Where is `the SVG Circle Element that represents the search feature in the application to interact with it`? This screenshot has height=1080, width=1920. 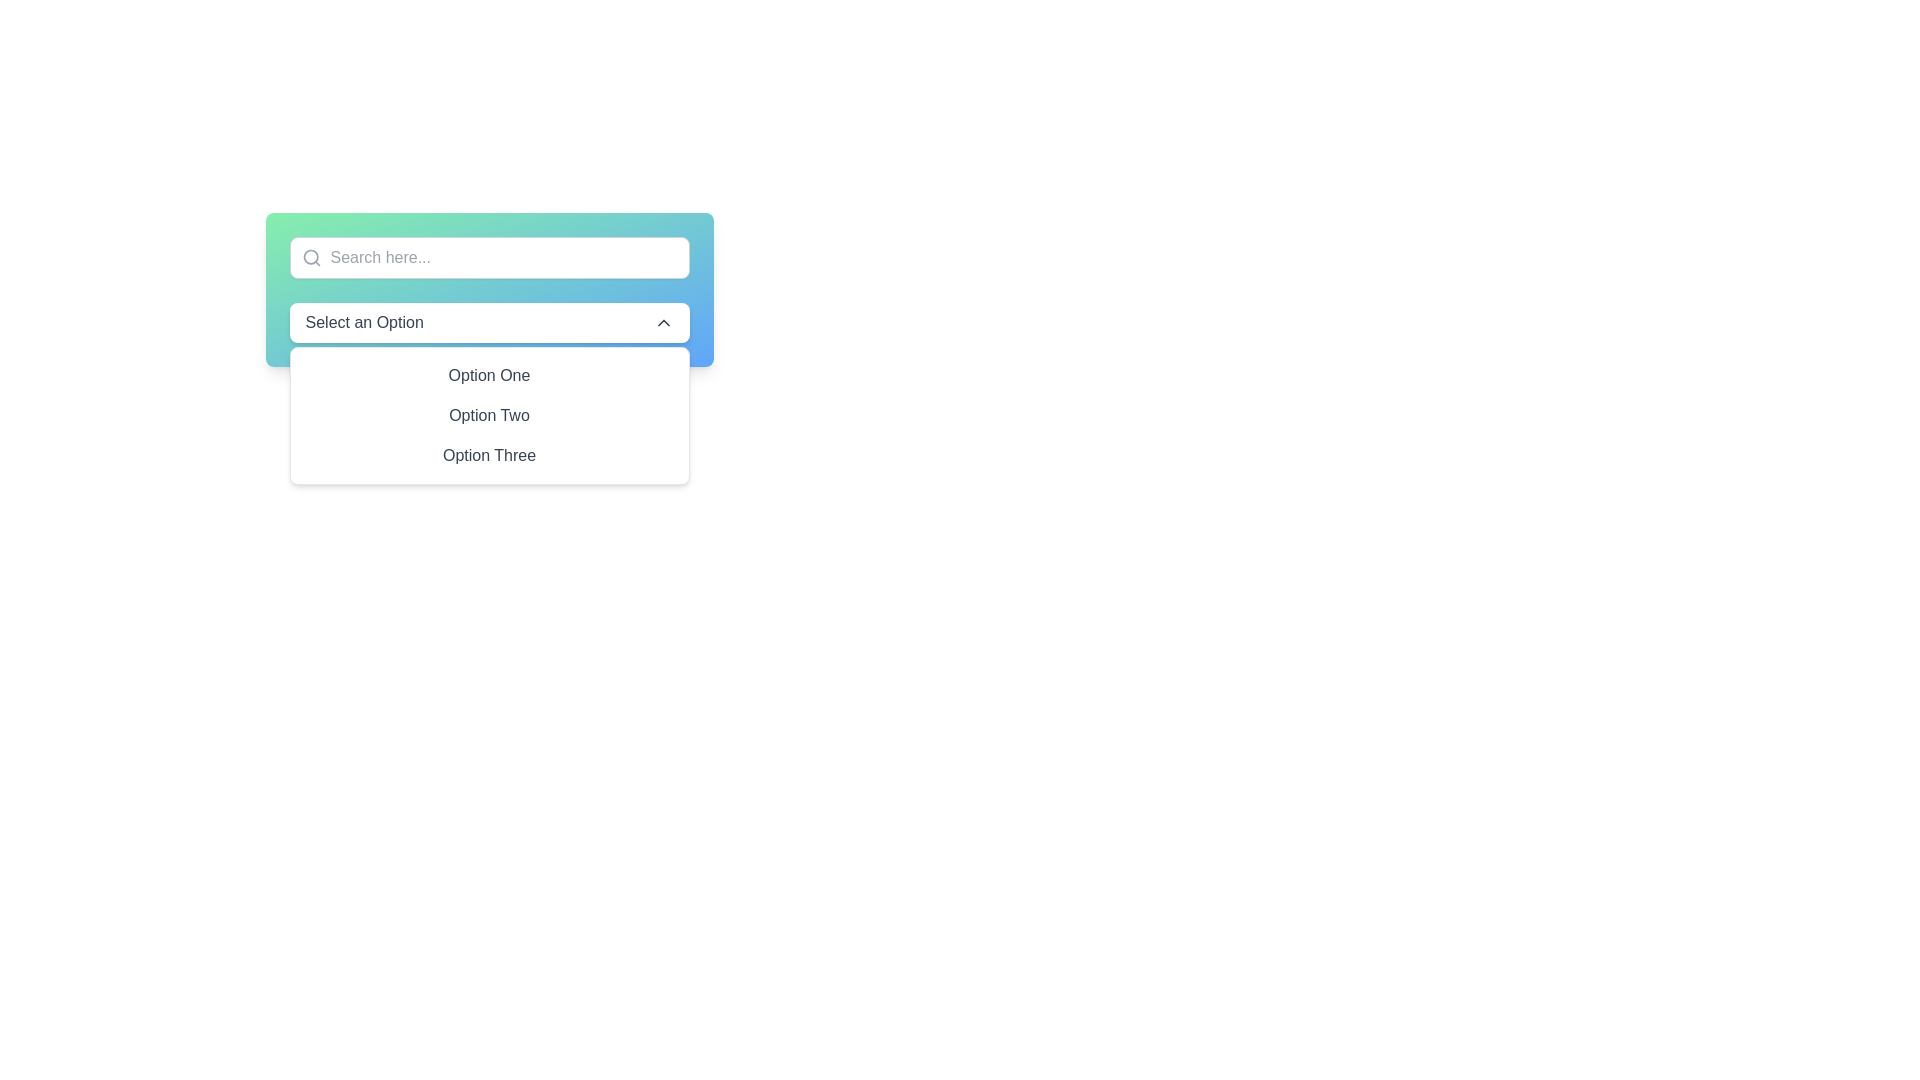
the SVG Circle Element that represents the search feature in the application to interact with it is located at coordinates (309, 256).